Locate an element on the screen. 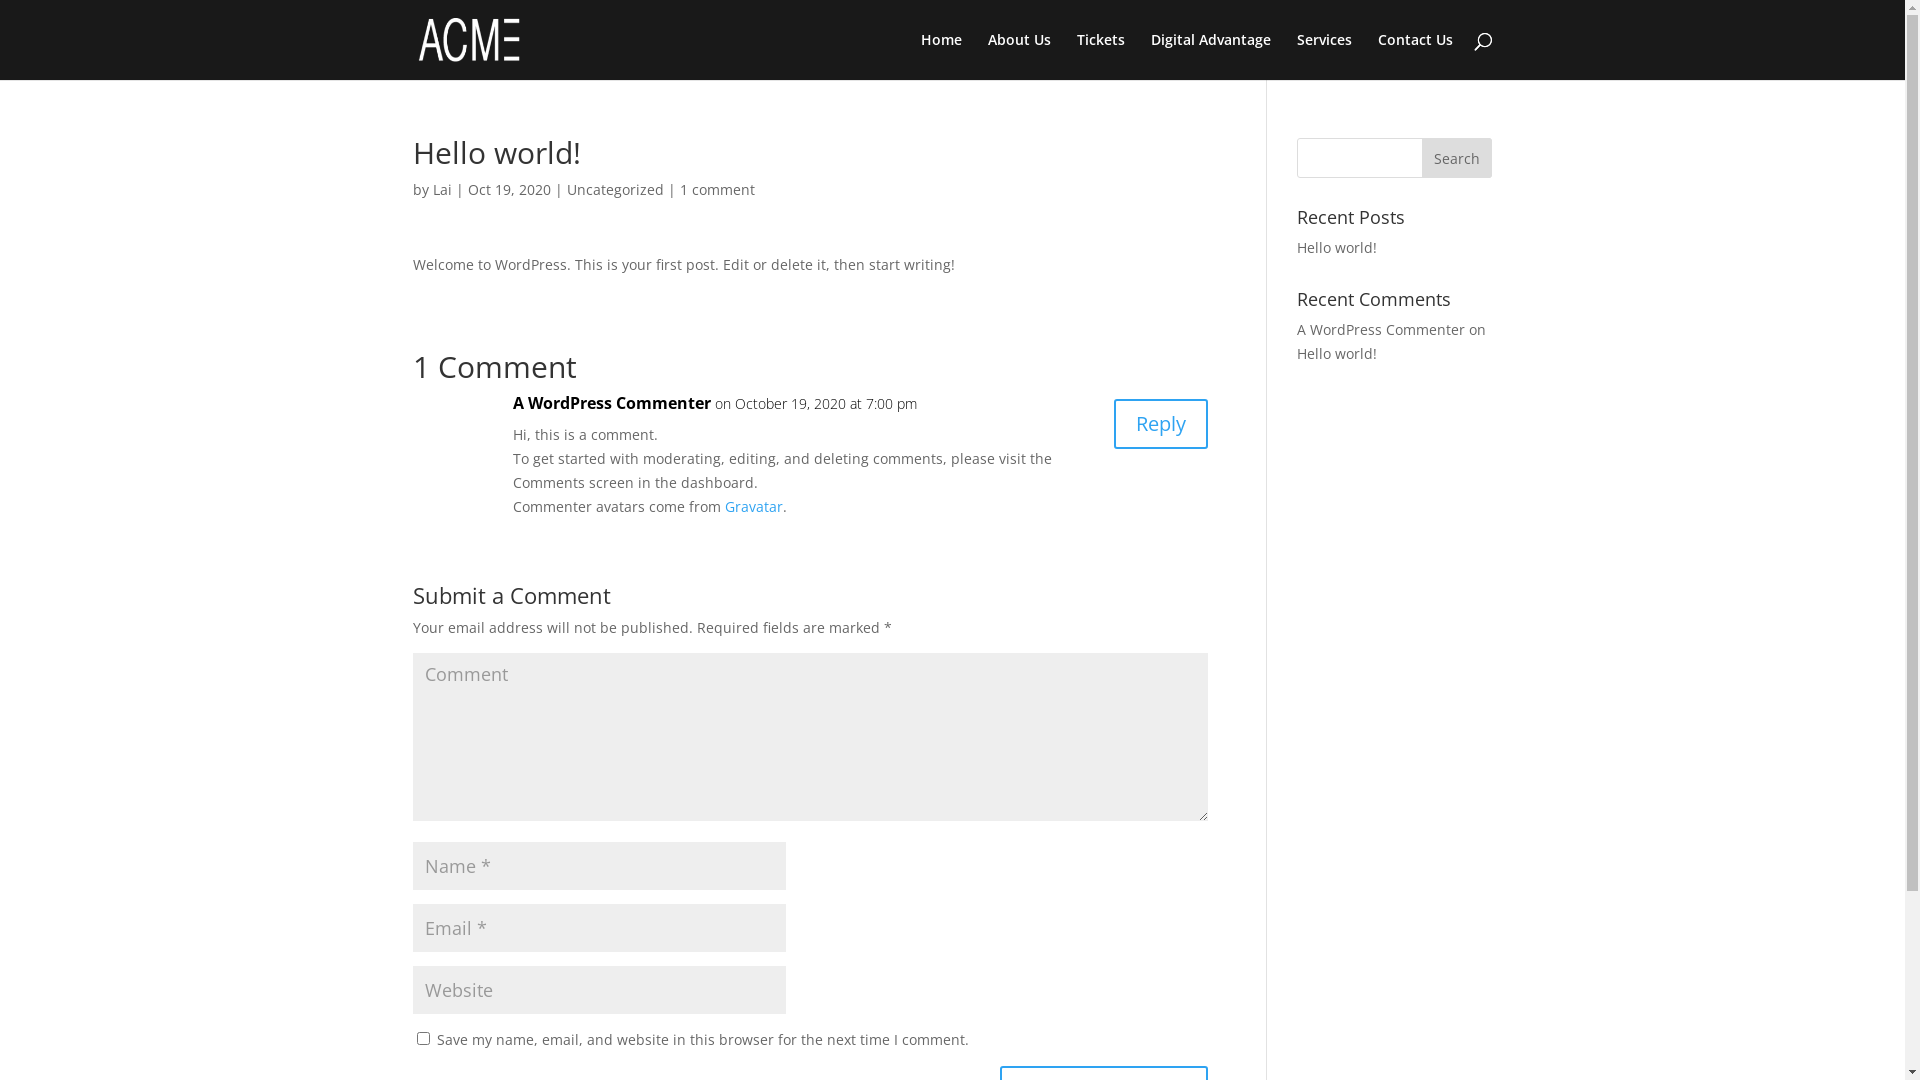 The width and height of the screenshot is (1920, 1080). '1 comment' is located at coordinates (717, 189).